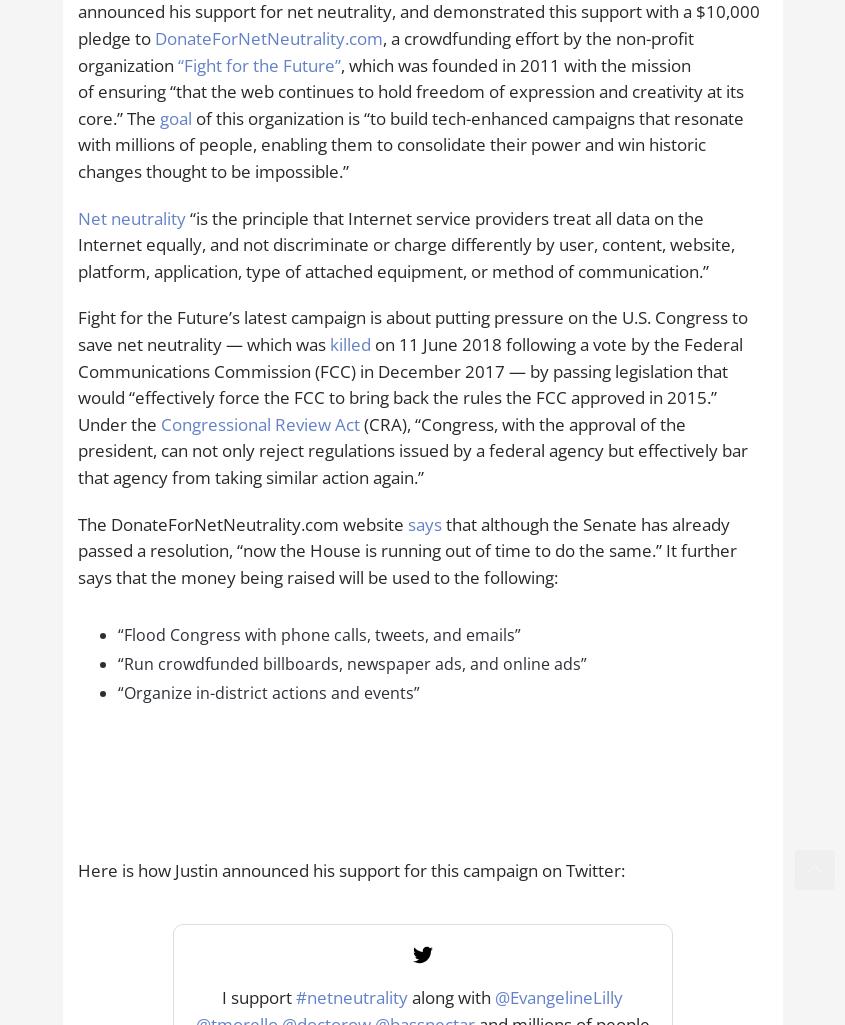 The height and width of the screenshot is (1025, 845). What do you see at coordinates (268, 691) in the screenshot?
I see `'“Organize in-district actions and events”'` at bounding box center [268, 691].